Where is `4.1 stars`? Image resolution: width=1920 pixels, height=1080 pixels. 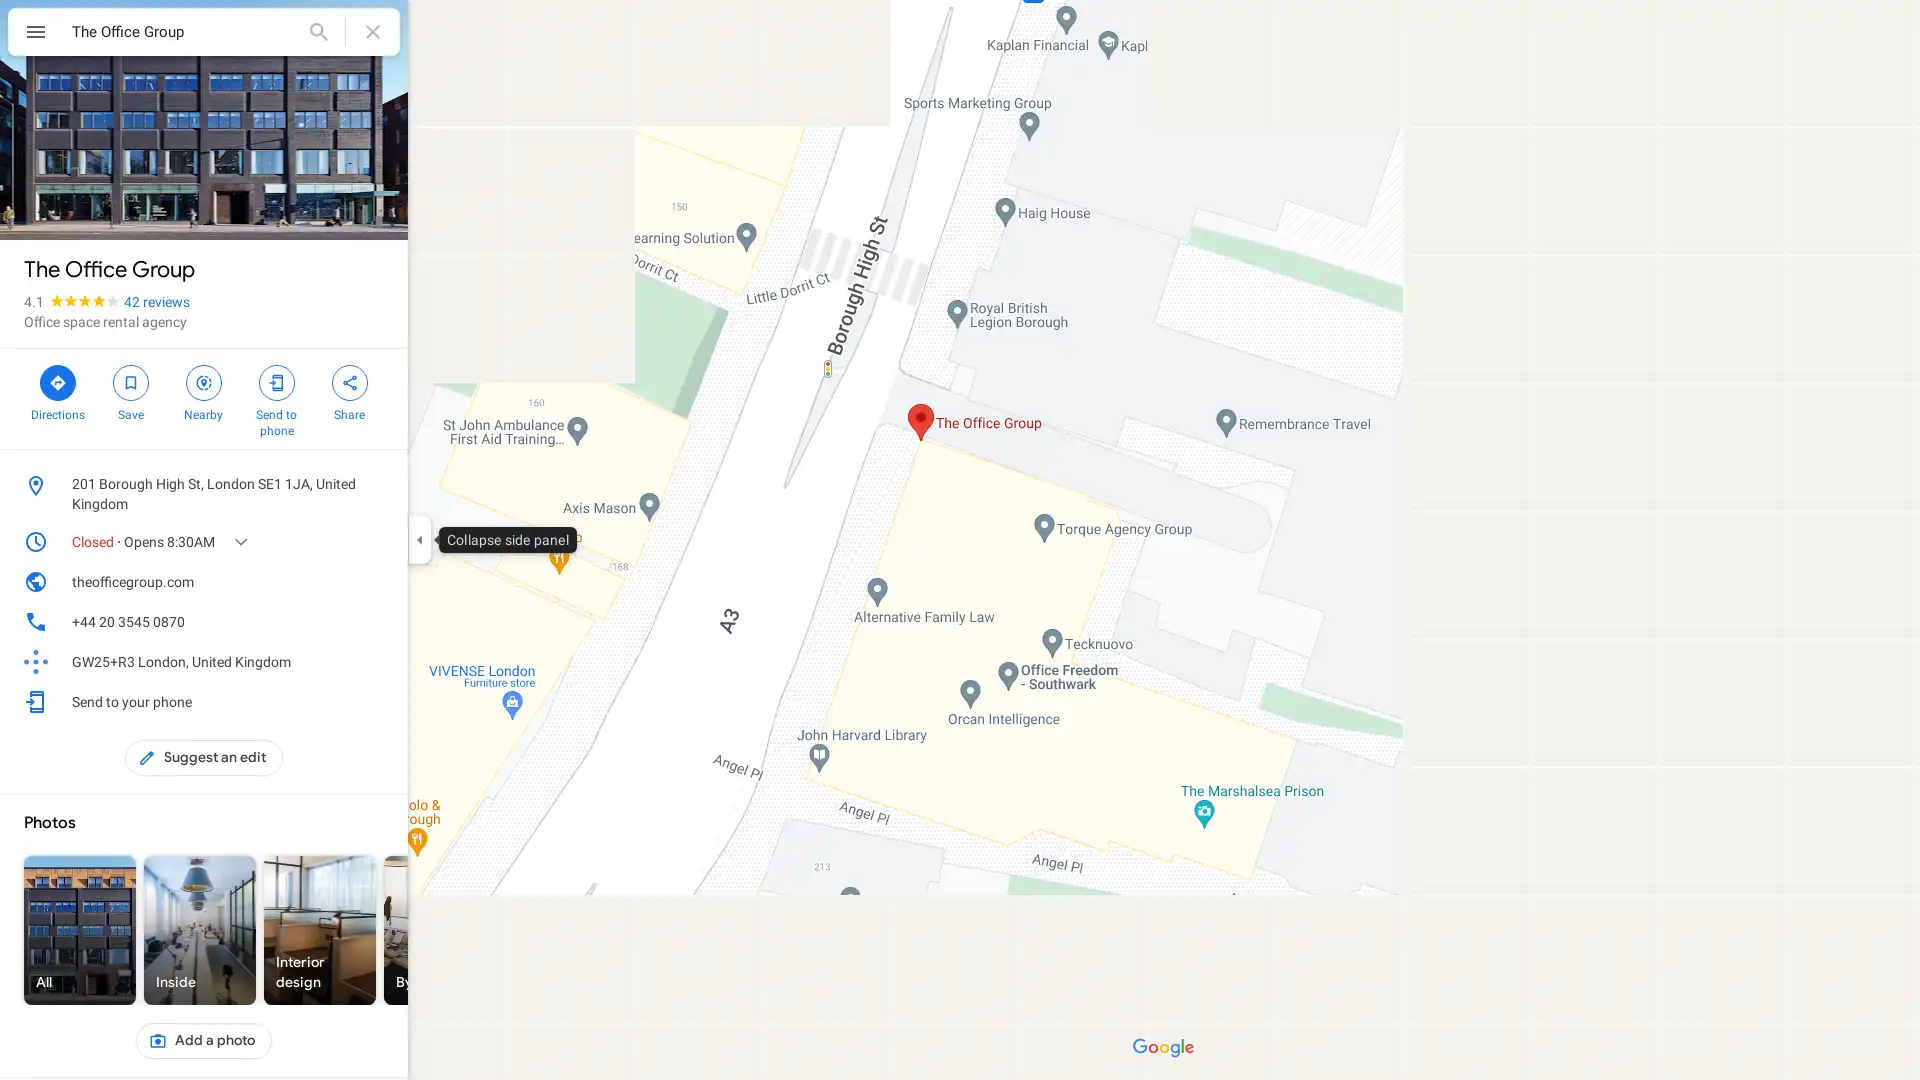
4.1 stars is located at coordinates (73, 301).